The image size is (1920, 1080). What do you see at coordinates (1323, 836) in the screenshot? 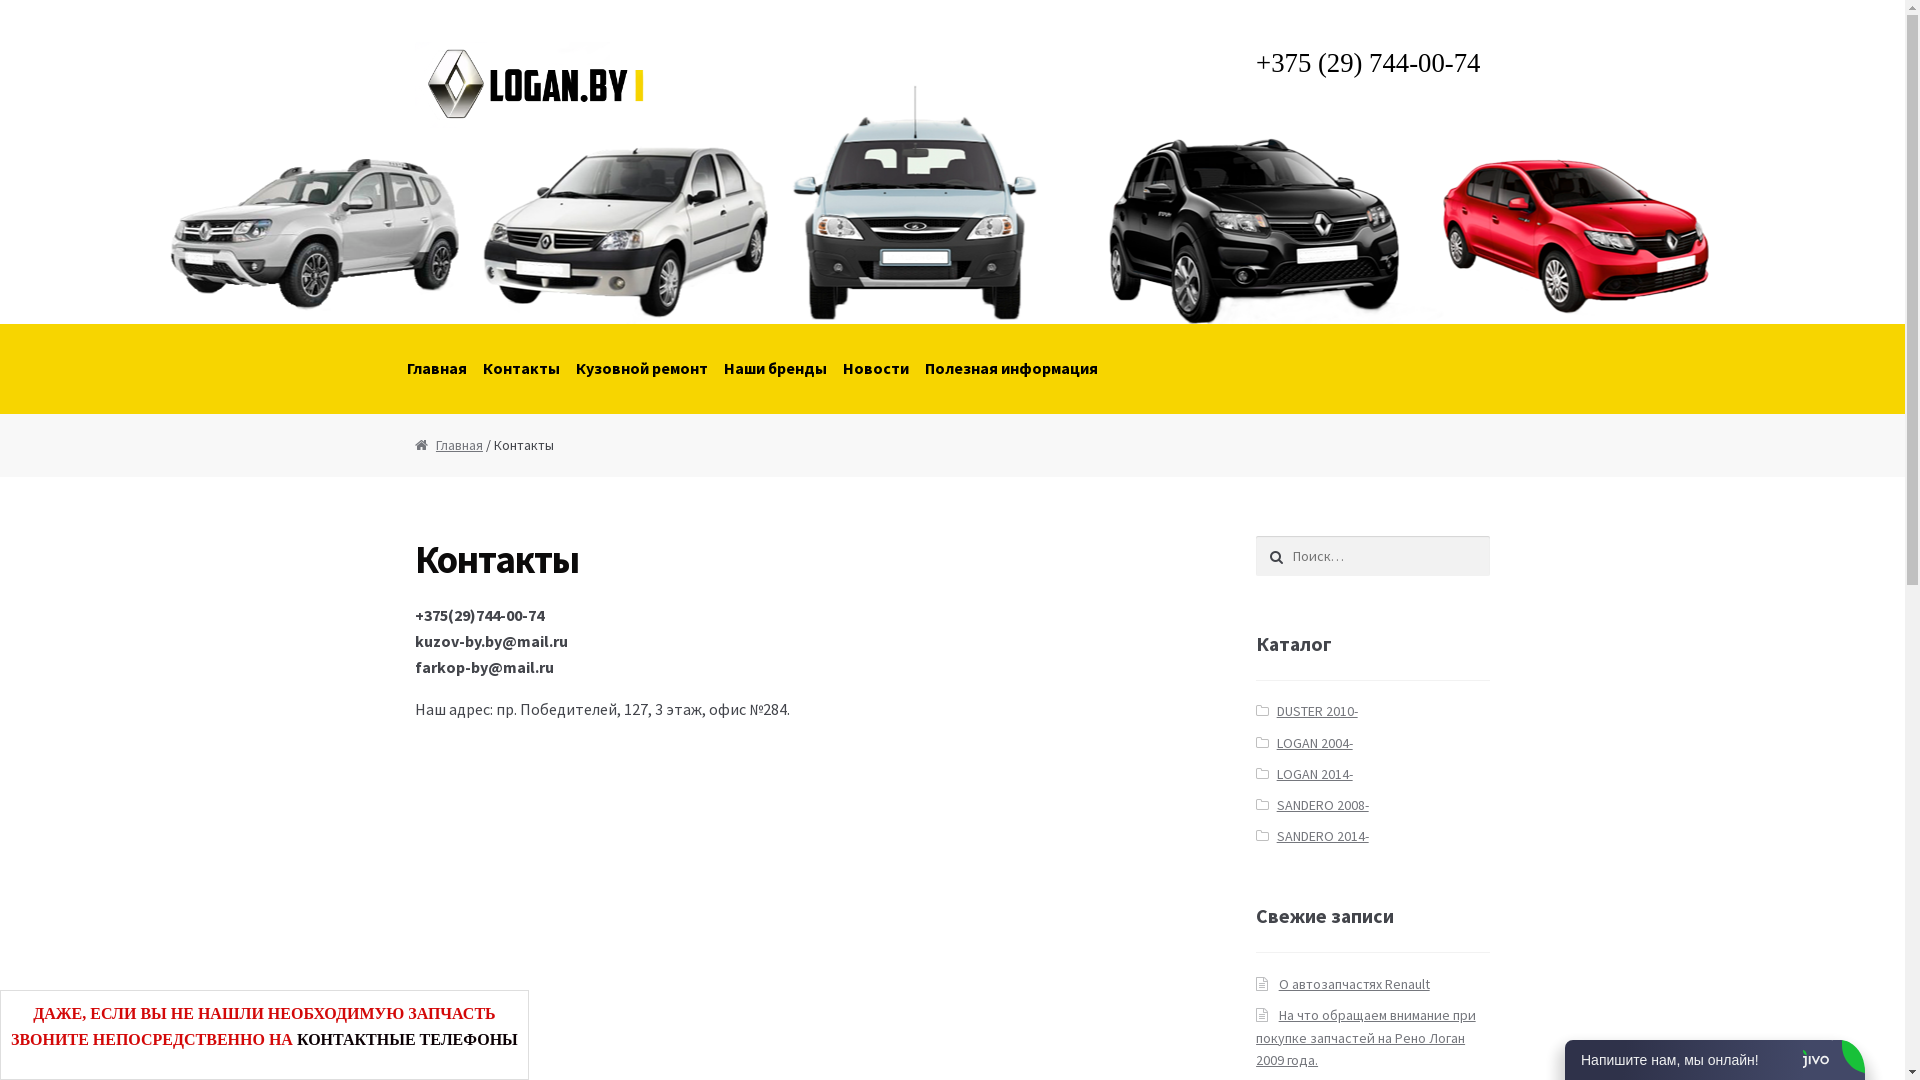
I see `'SANDERO 2014-'` at bounding box center [1323, 836].